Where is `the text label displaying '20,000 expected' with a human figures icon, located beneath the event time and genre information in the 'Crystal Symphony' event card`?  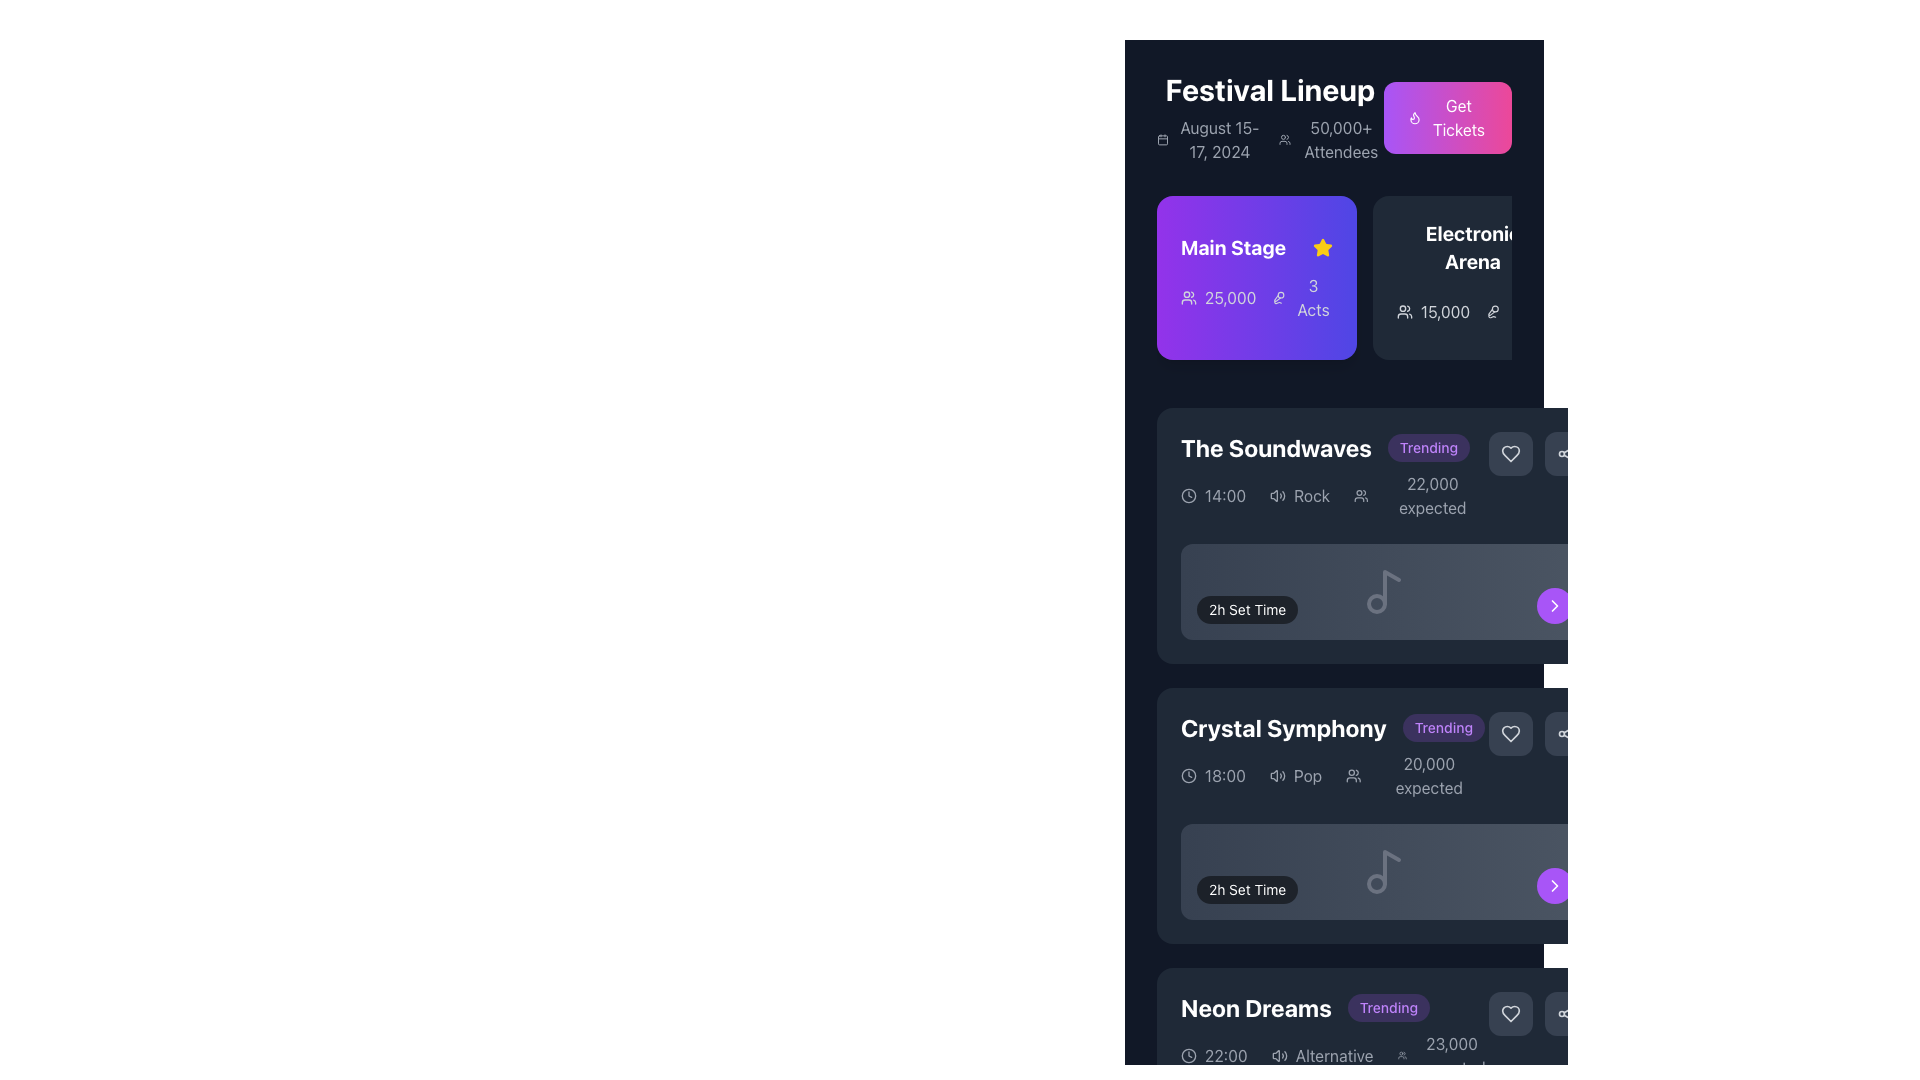 the text label displaying '20,000 expected' with a human figures icon, located beneath the event time and genre information in the 'Crystal Symphony' event card is located at coordinates (1416, 774).